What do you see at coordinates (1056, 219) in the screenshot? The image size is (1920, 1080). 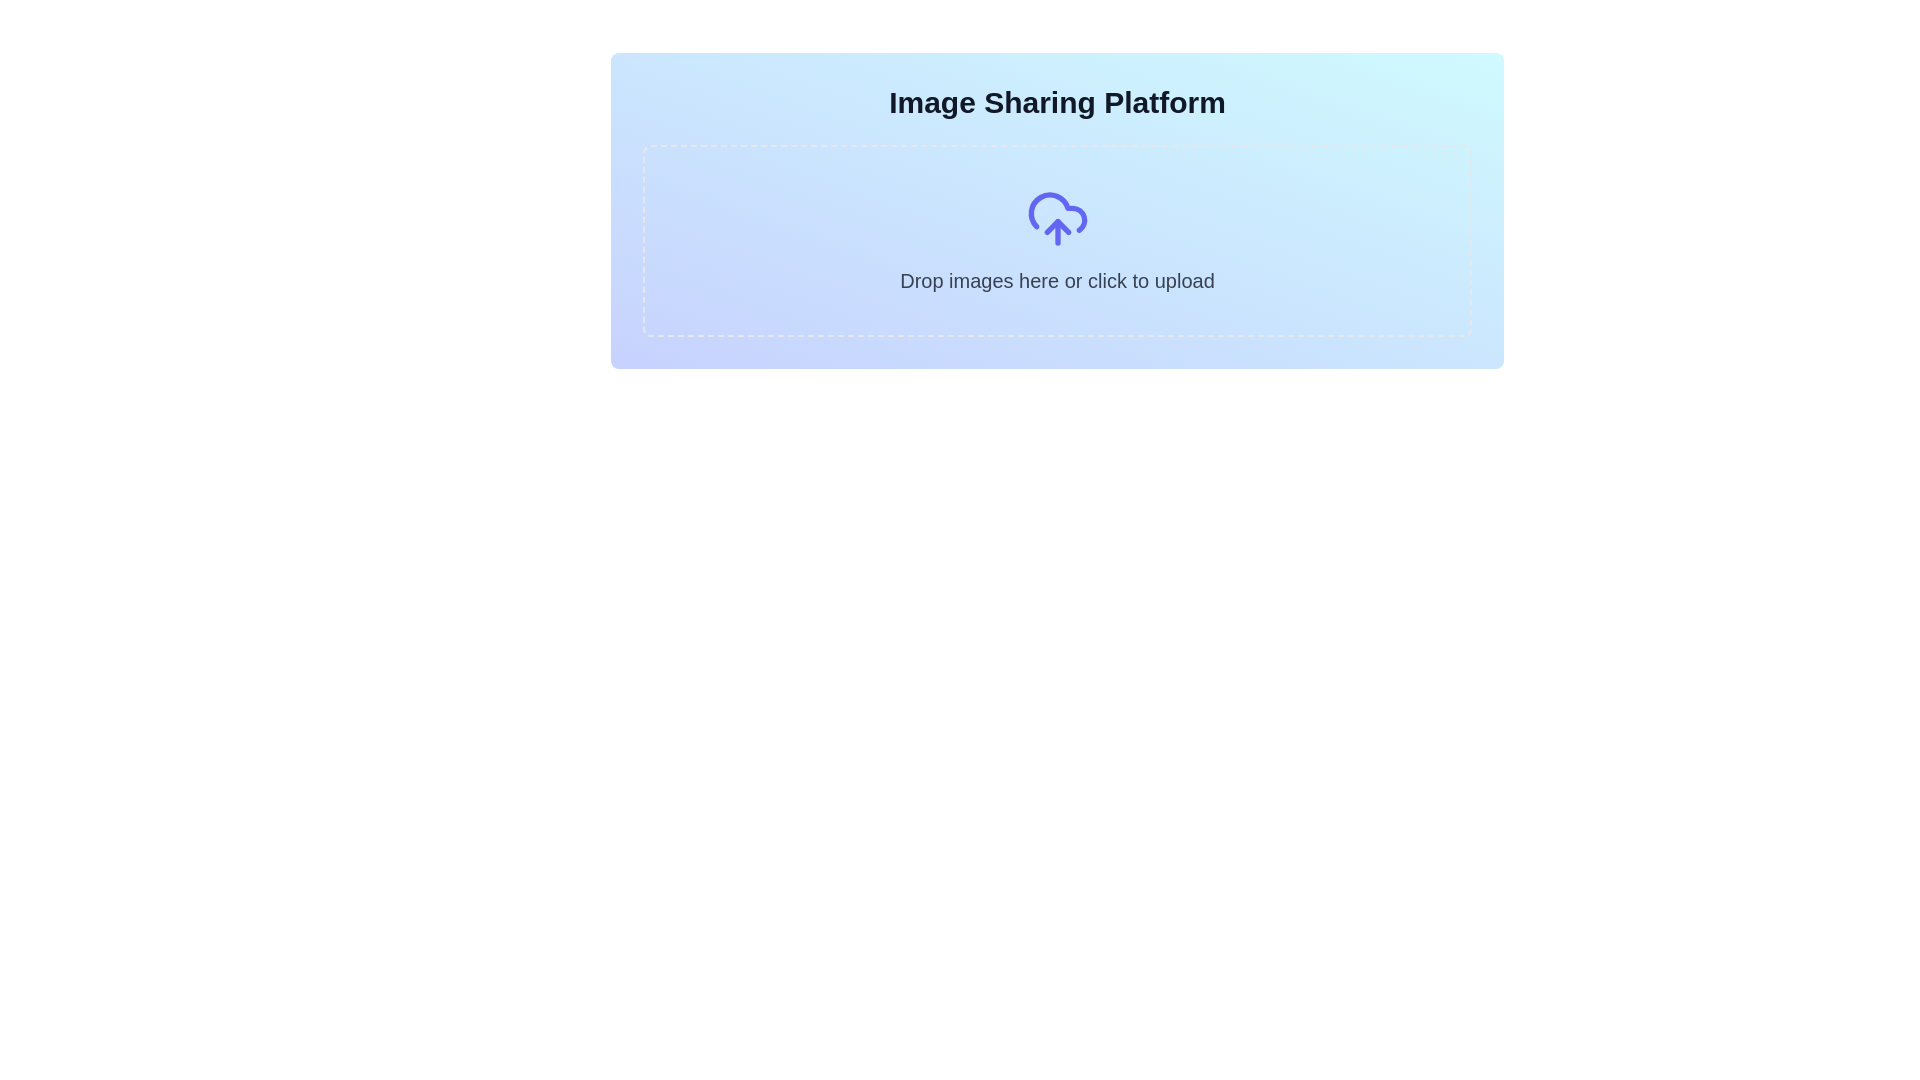 I see `or interpret the upload icon located at the top center of the application interface, directly above the text 'Drop images here or click to upload'` at bounding box center [1056, 219].